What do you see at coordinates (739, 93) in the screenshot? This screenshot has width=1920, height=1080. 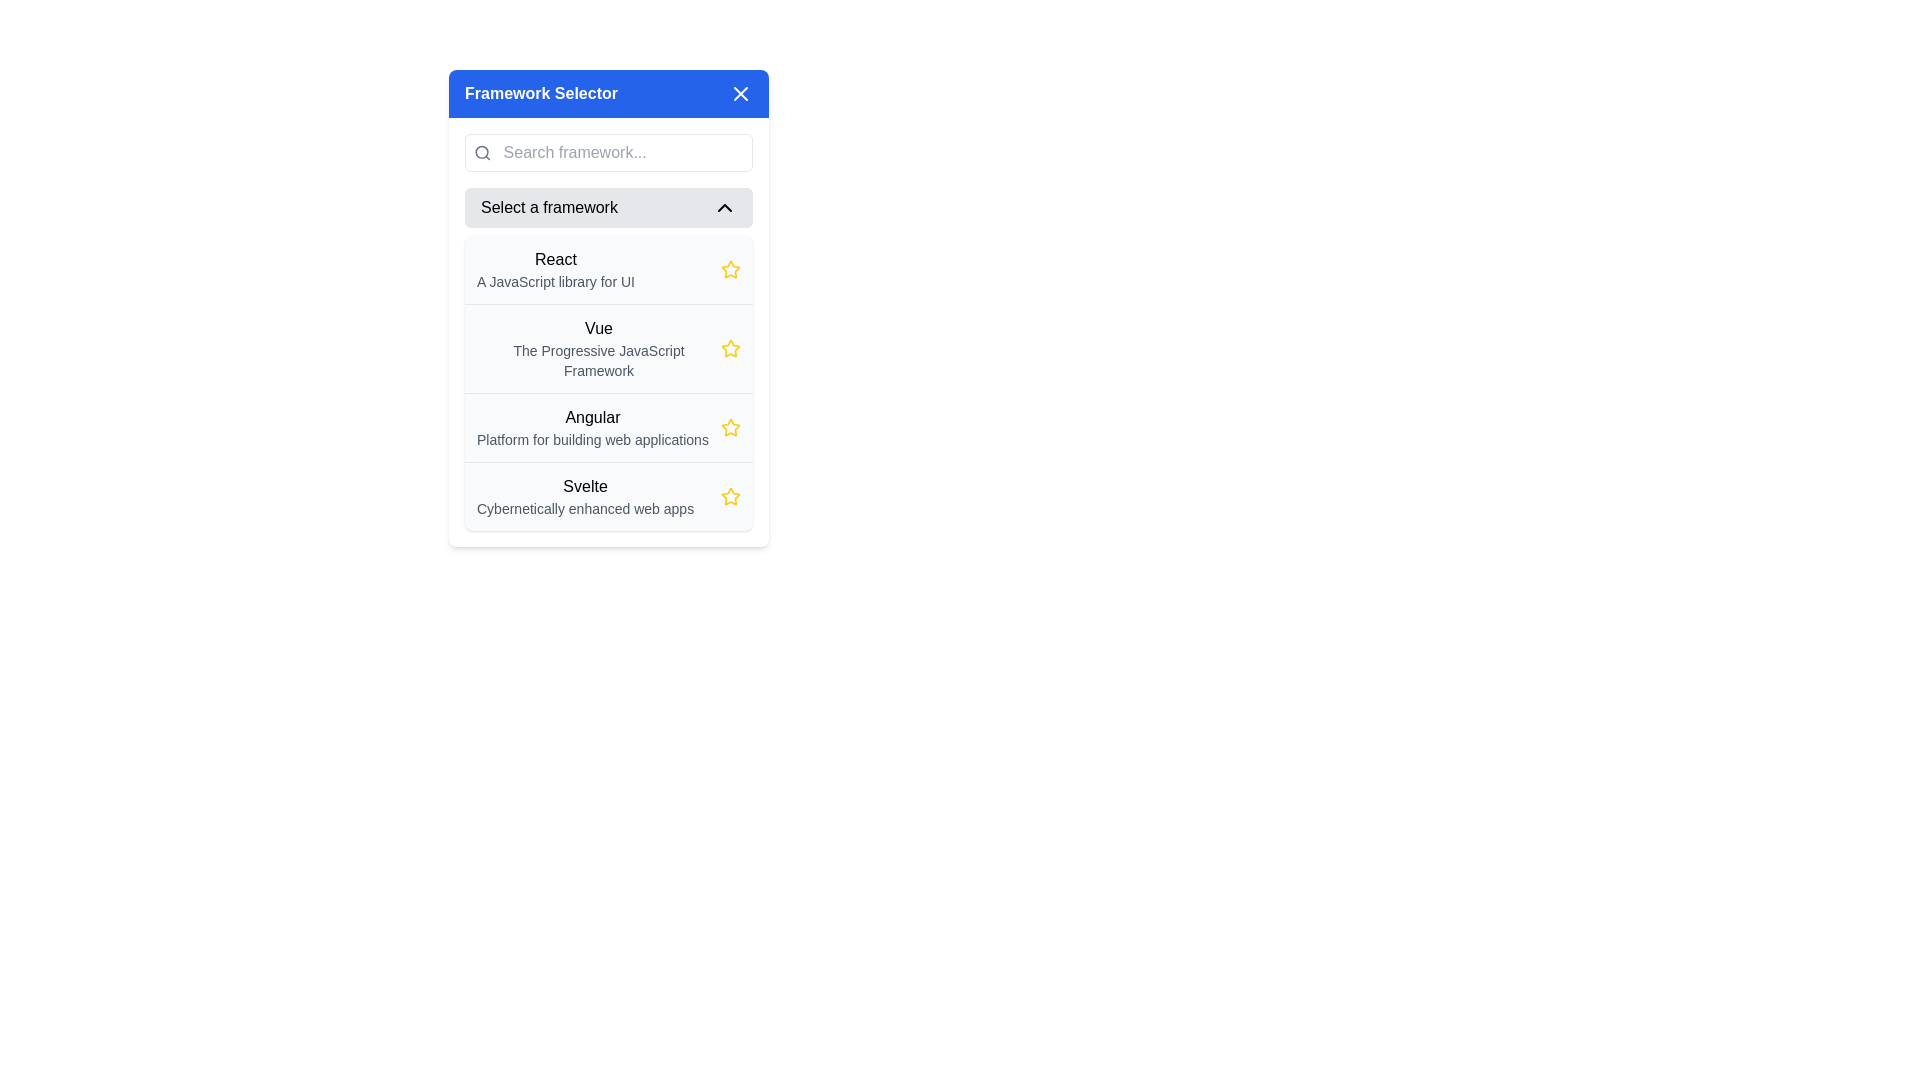 I see `the 'X' shaped icon button located in the top-right corner of the blue header bar labeled 'Framework Selector'` at bounding box center [739, 93].